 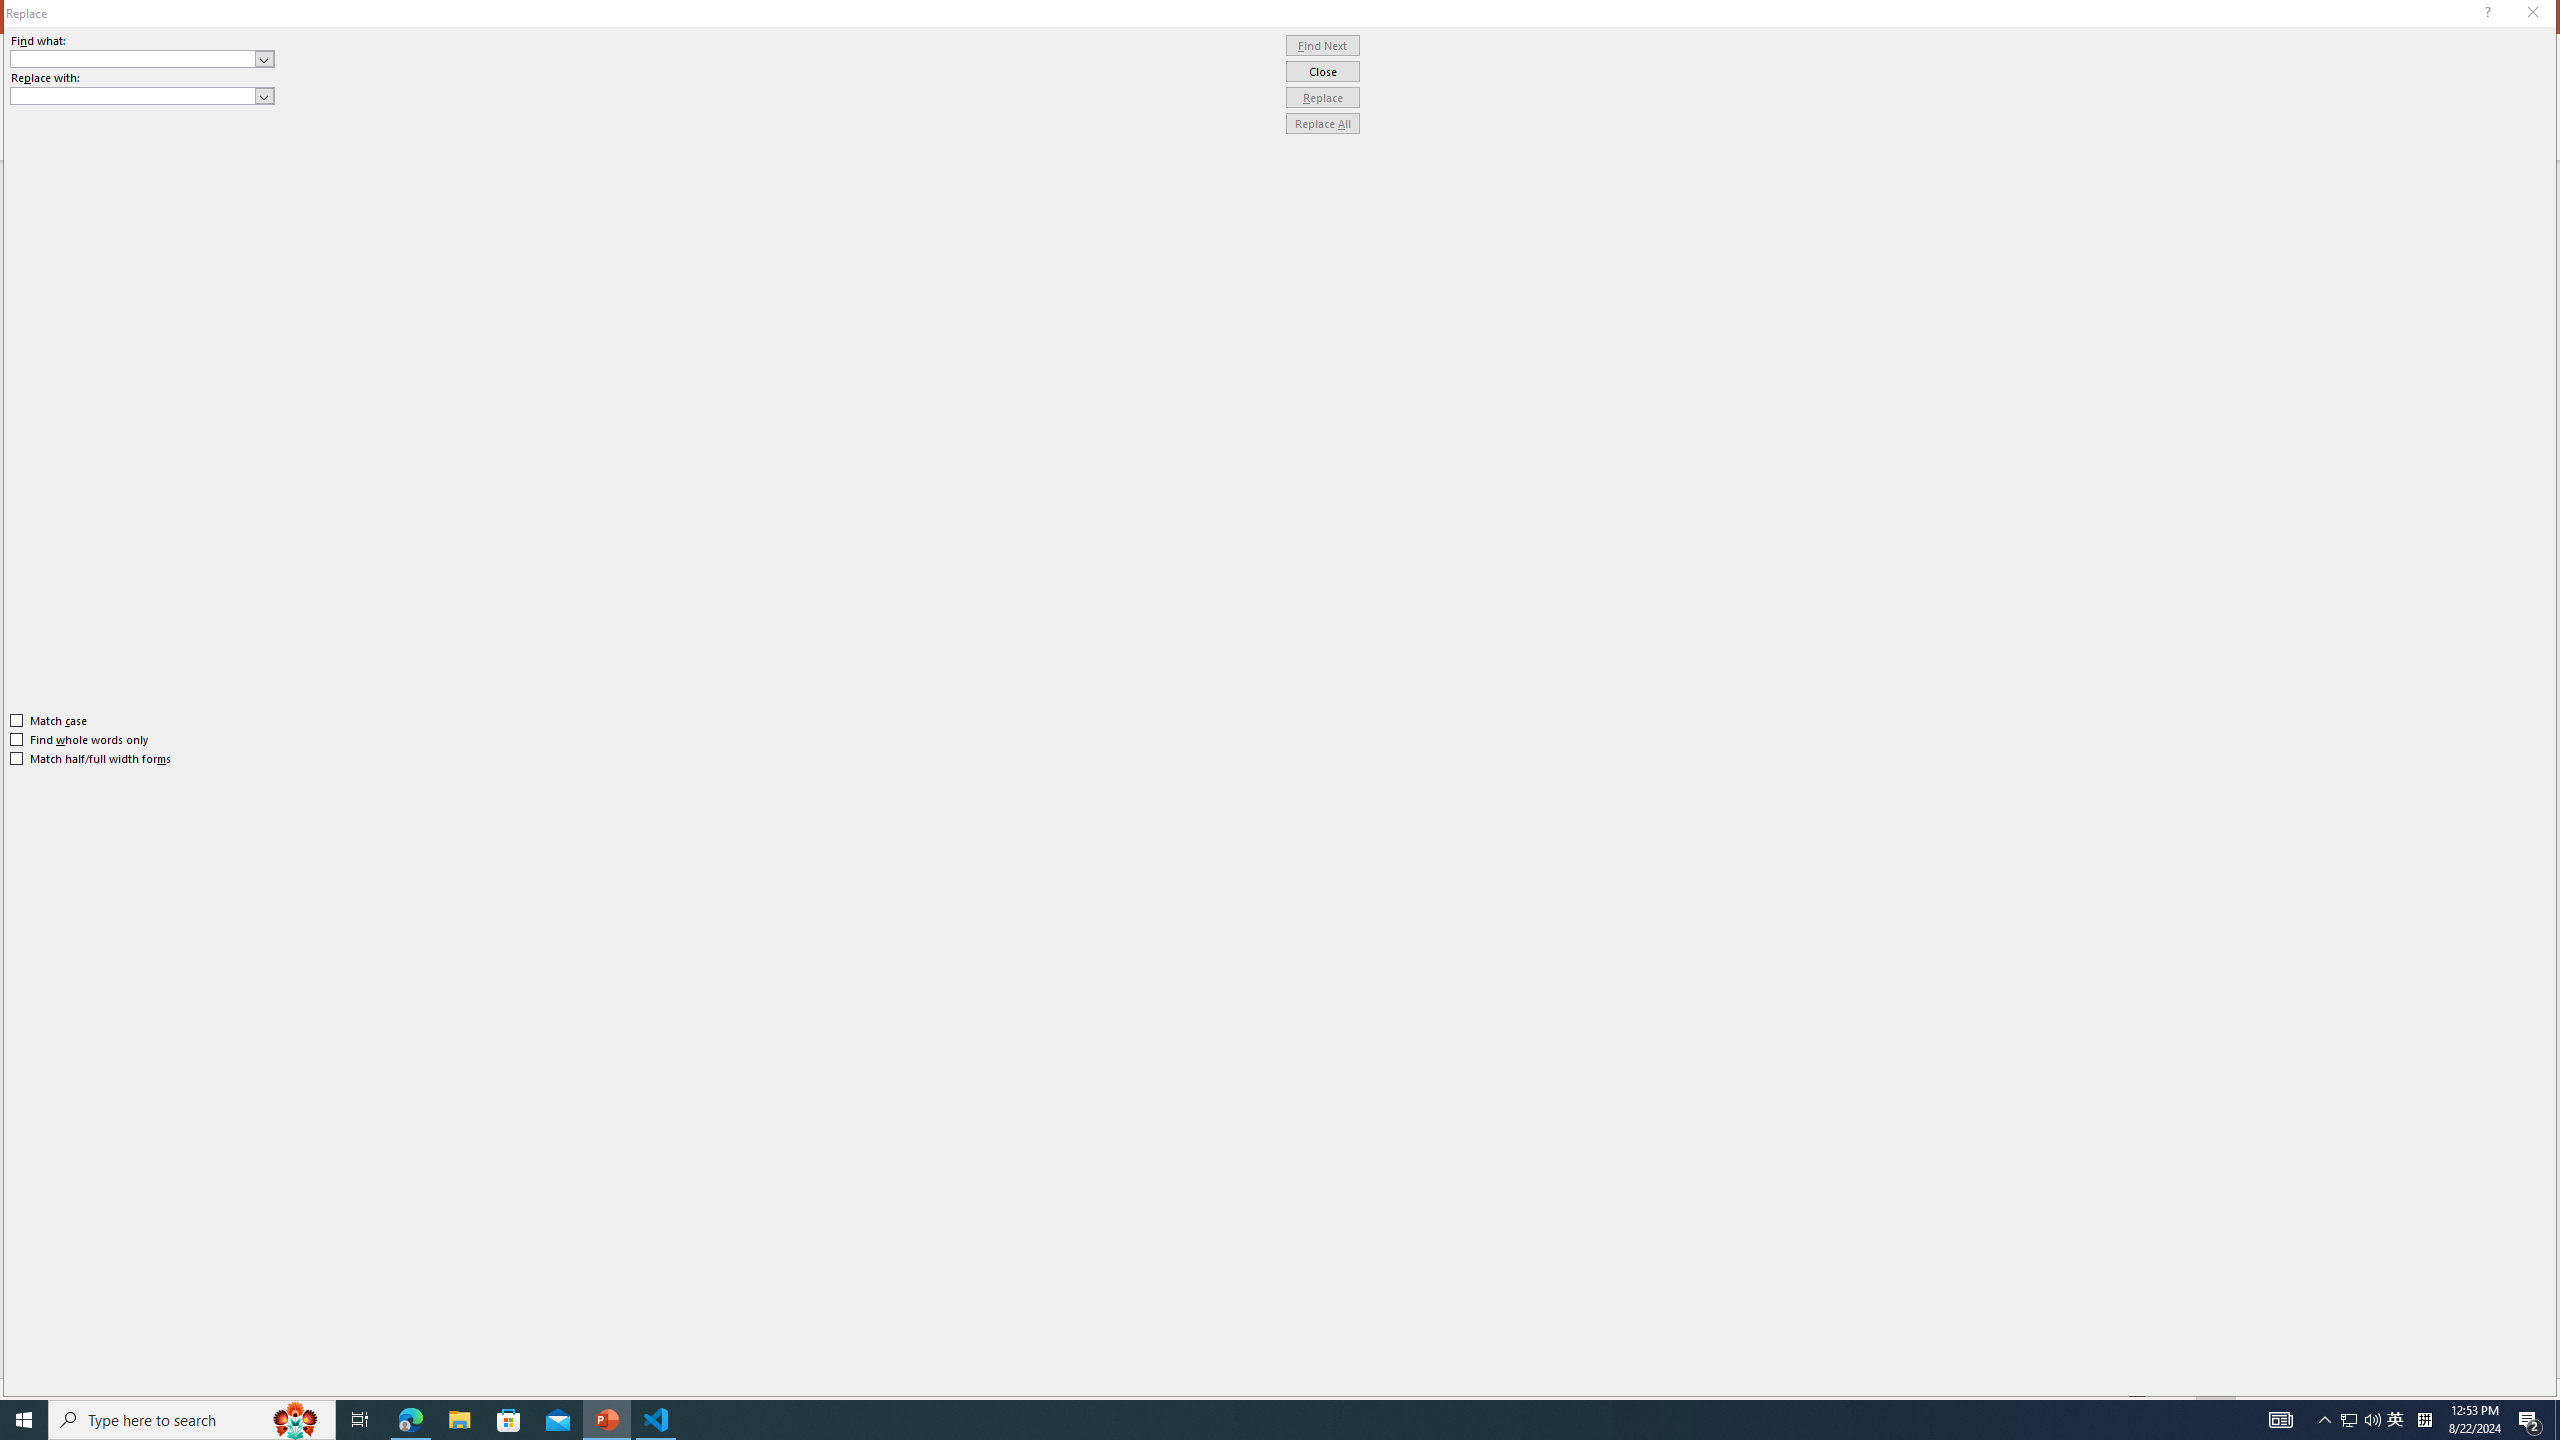 What do you see at coordinates (91, 758) in the screenshot?
I see `'Match half/full width forms'` at bounding box center [91, 758].